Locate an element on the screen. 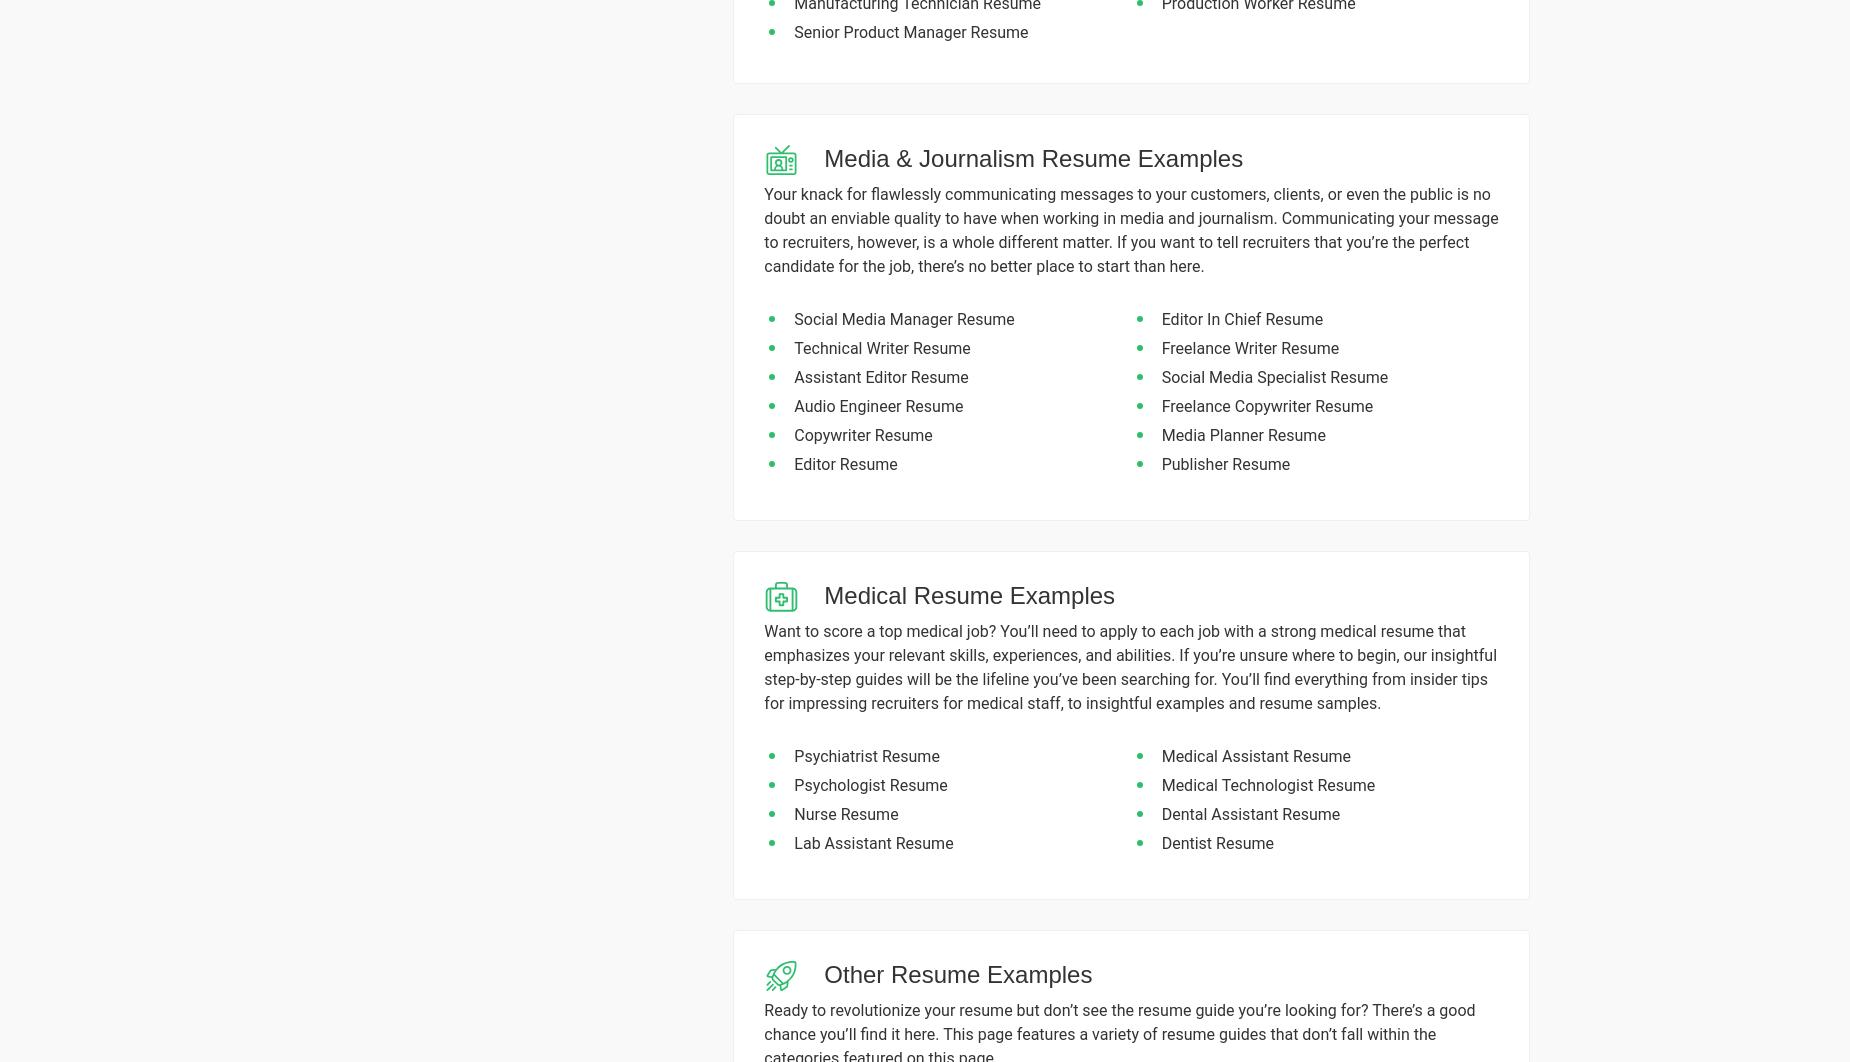 This screenshot has height=1062, width=1850. 'Editor In Chief Resume' is located at coordinates (1241, 318).